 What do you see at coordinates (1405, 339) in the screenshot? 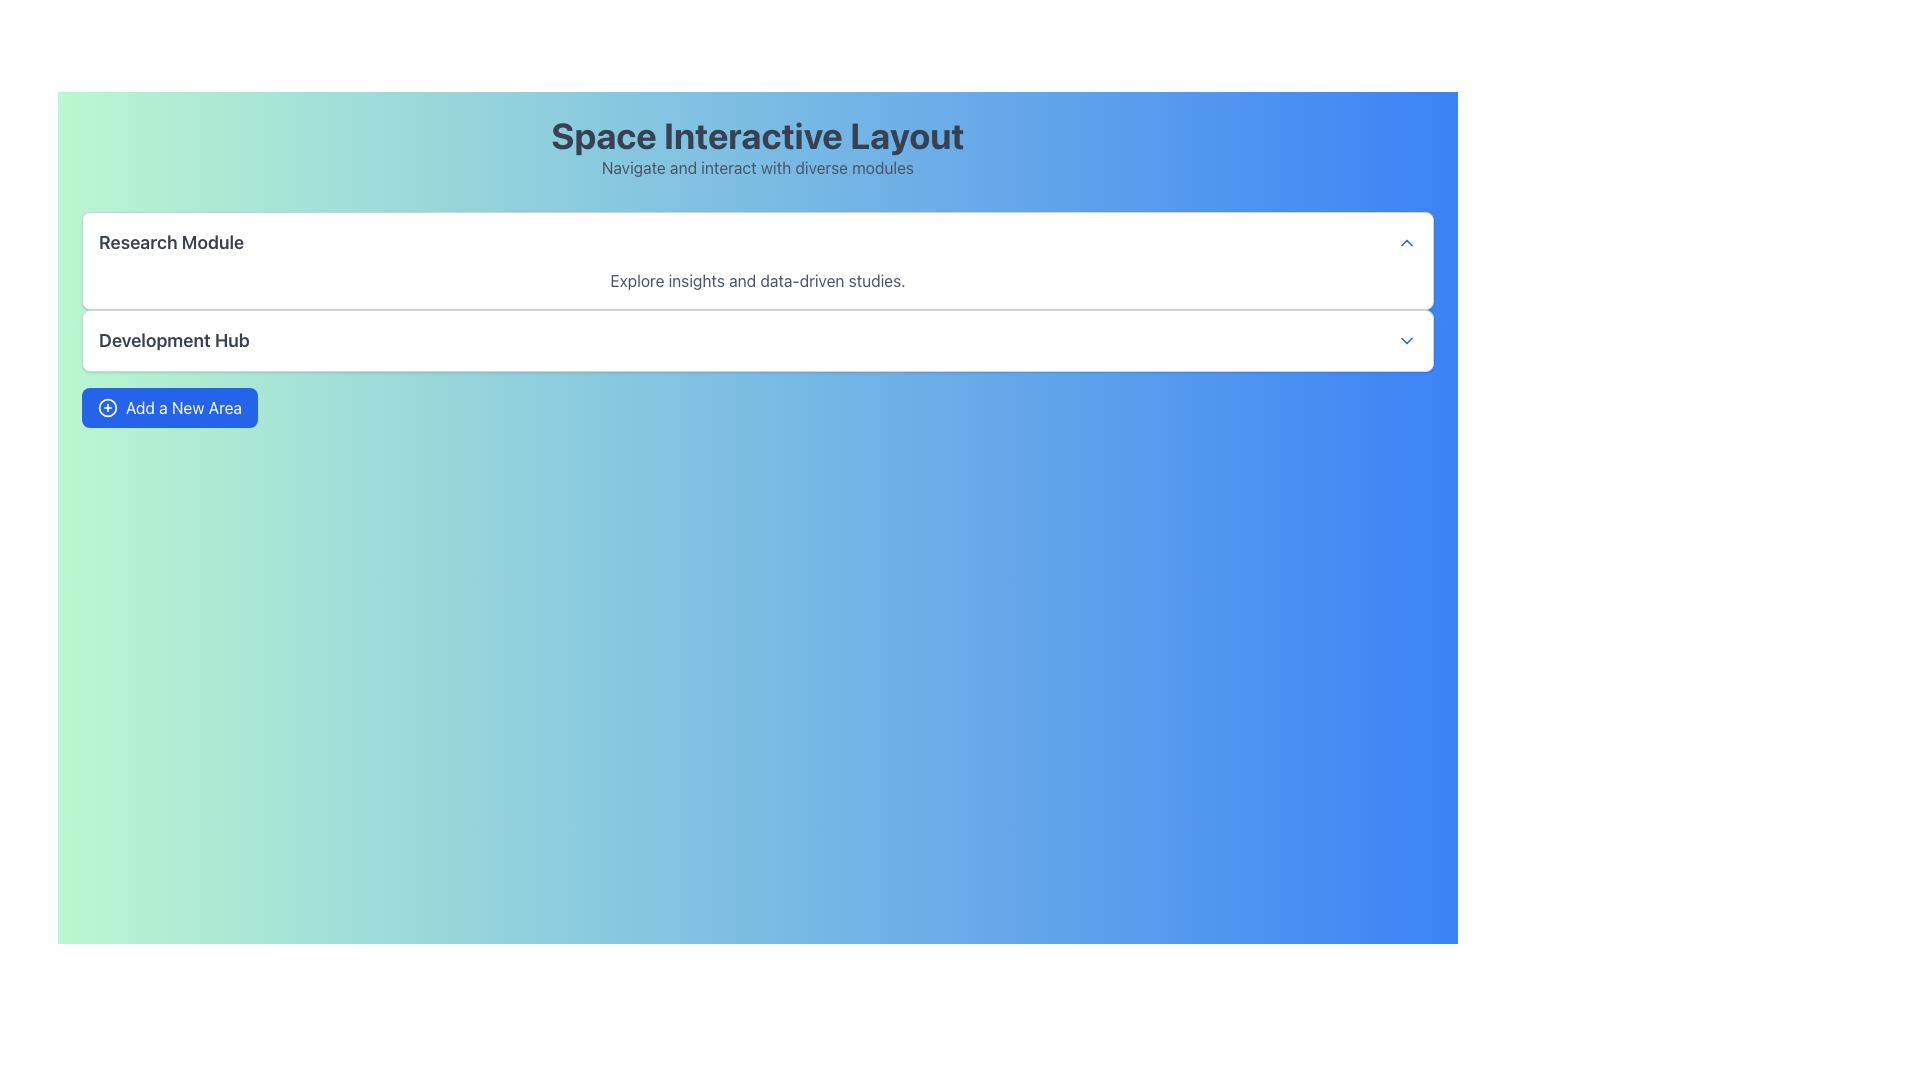
I see `the Chevron icon button located at the far-right of the 'Development Hub' header section` at bounding box center [1405, 339].